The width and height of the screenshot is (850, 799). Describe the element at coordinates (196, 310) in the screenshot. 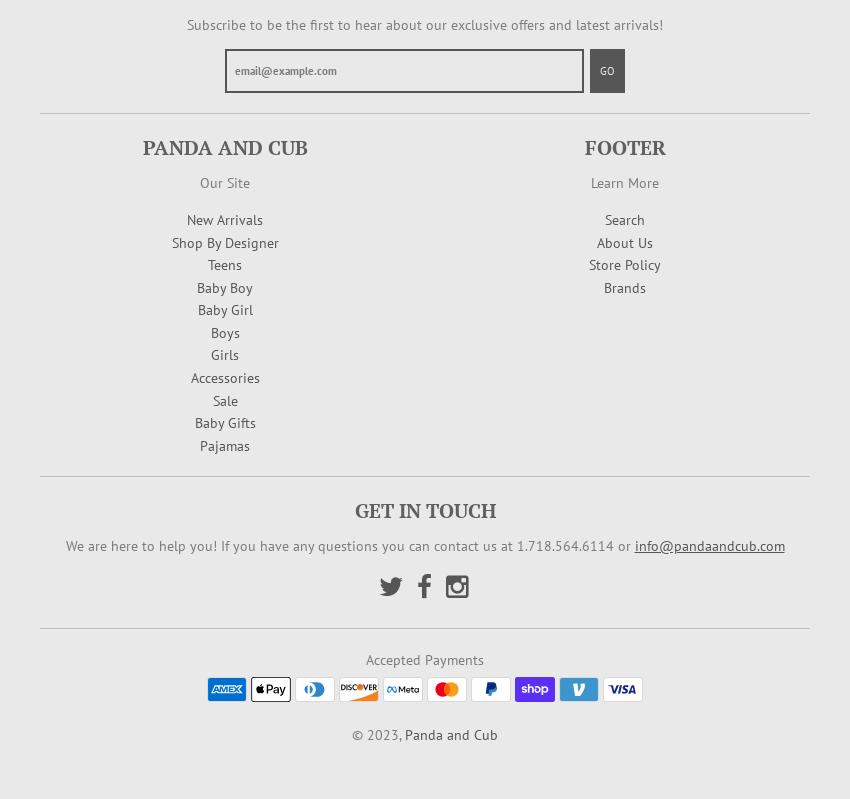

I see `'Baby Girl'` at that location.